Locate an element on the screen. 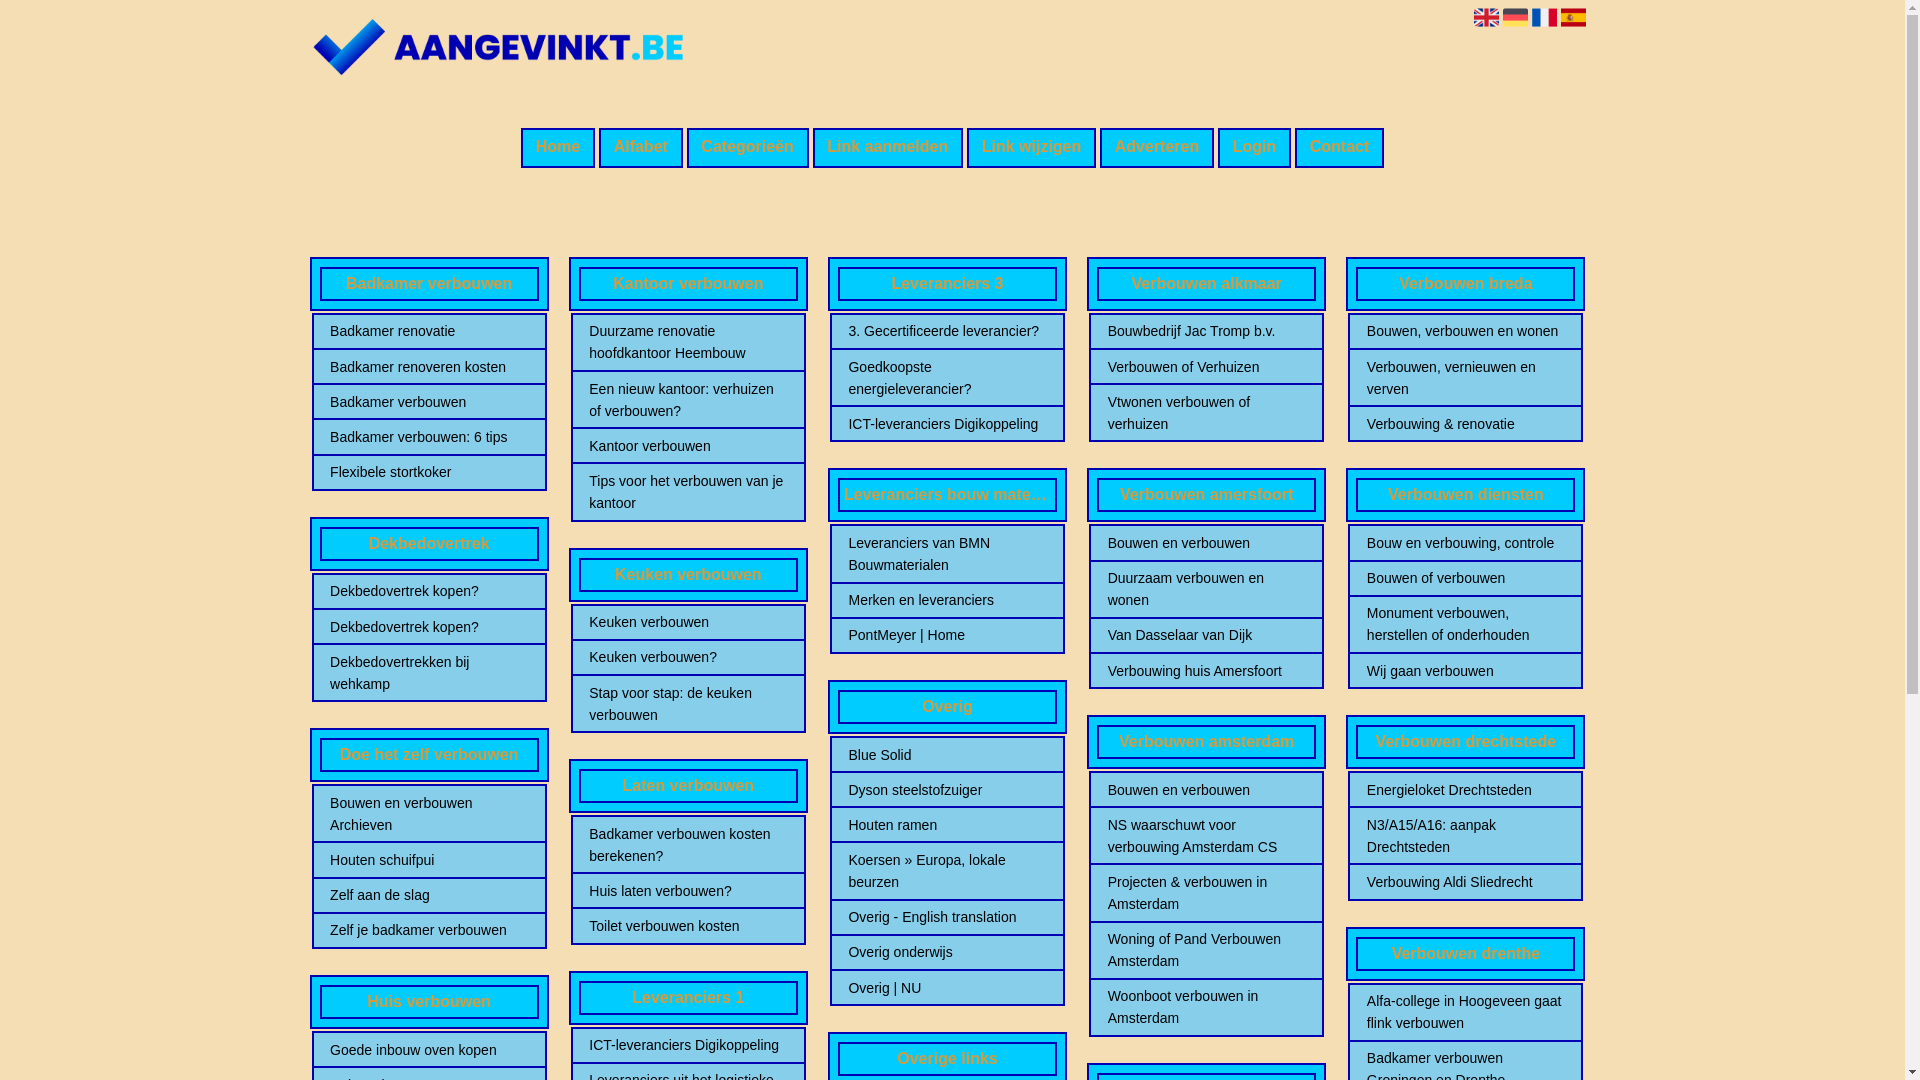 The width and height of the screenshot is (1920, 1080). 'Adverteren' is located at coordinates (1156, 146).